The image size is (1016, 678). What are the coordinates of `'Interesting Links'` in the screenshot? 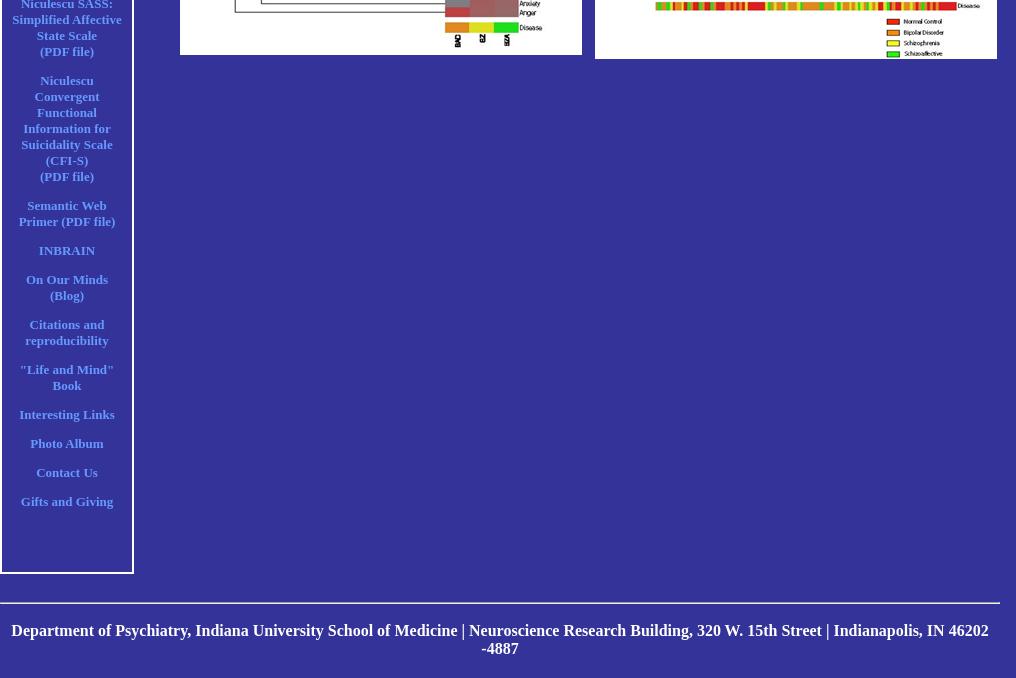 It's located at (17, 414).